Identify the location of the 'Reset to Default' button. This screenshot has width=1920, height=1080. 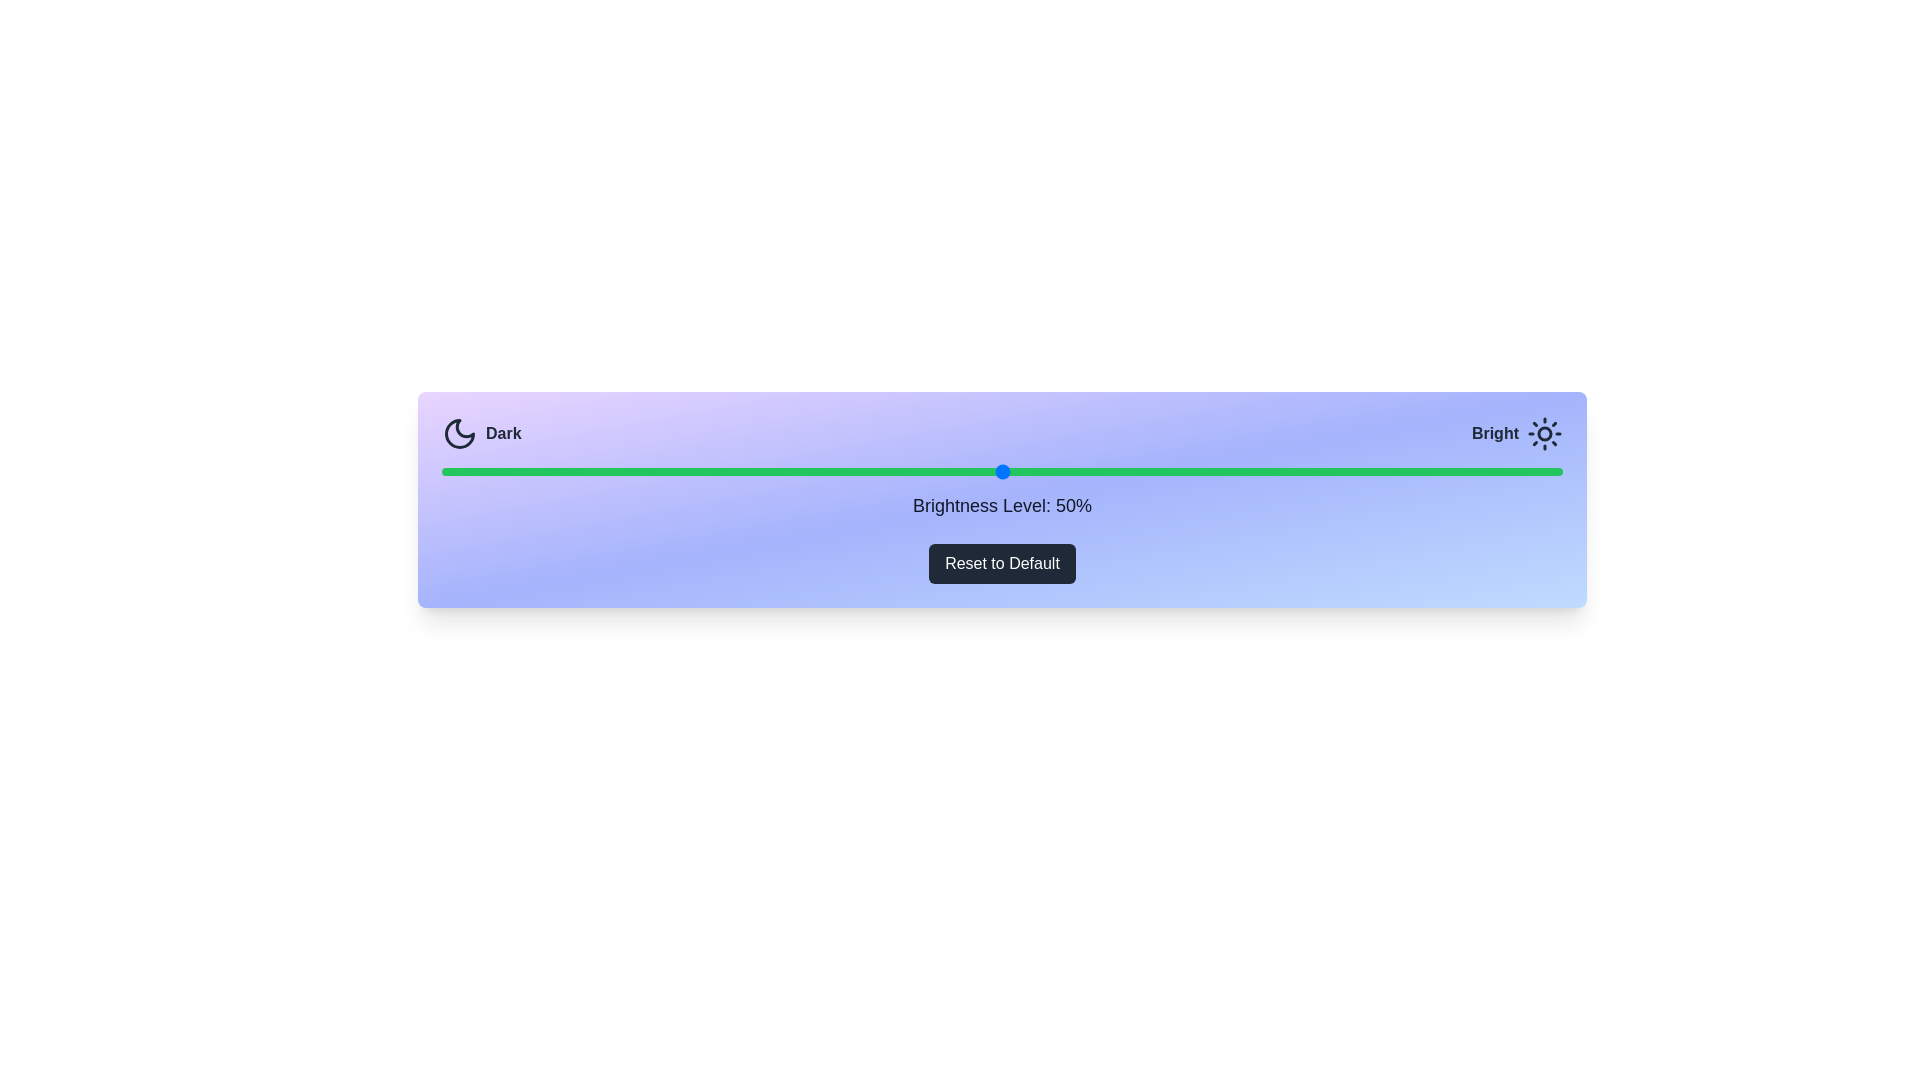
(1002, 563).